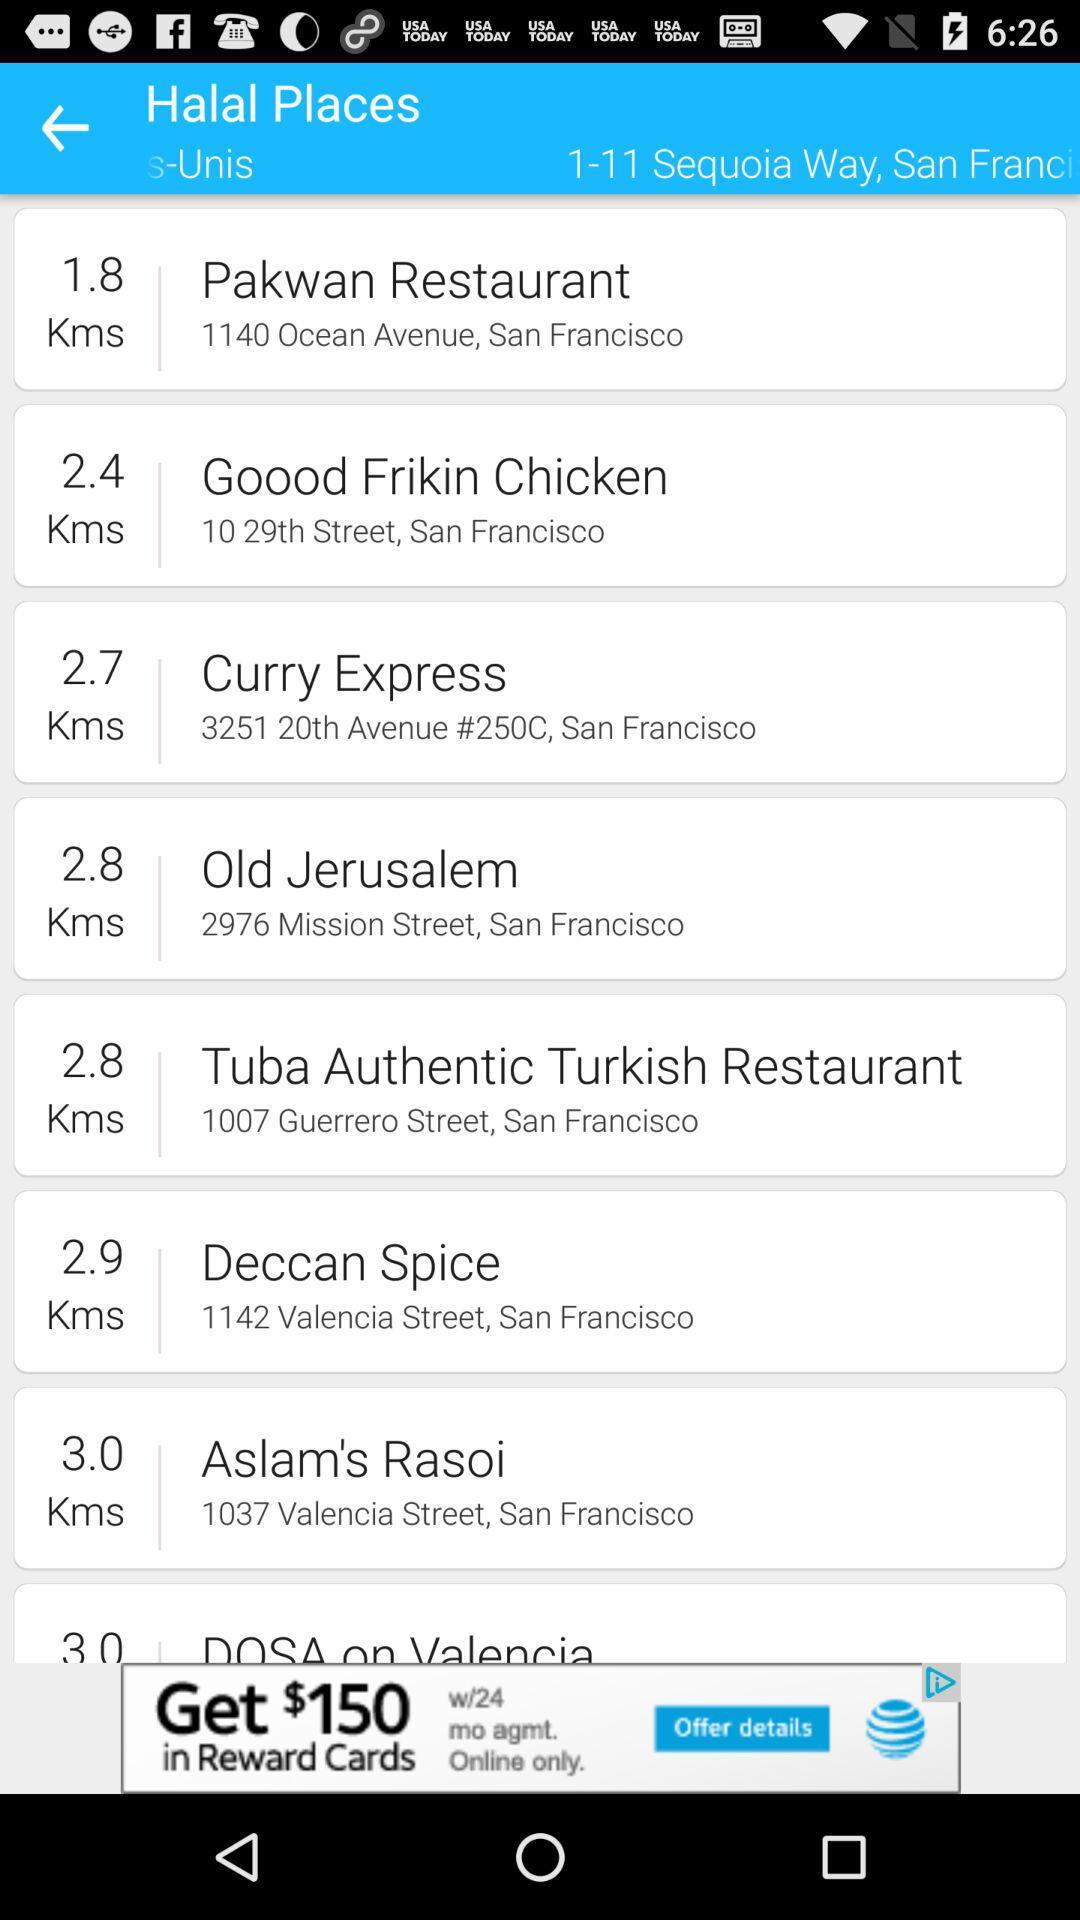 The image size is (1080, 1920). I want to click on open advertisement, so click(540, 1727).